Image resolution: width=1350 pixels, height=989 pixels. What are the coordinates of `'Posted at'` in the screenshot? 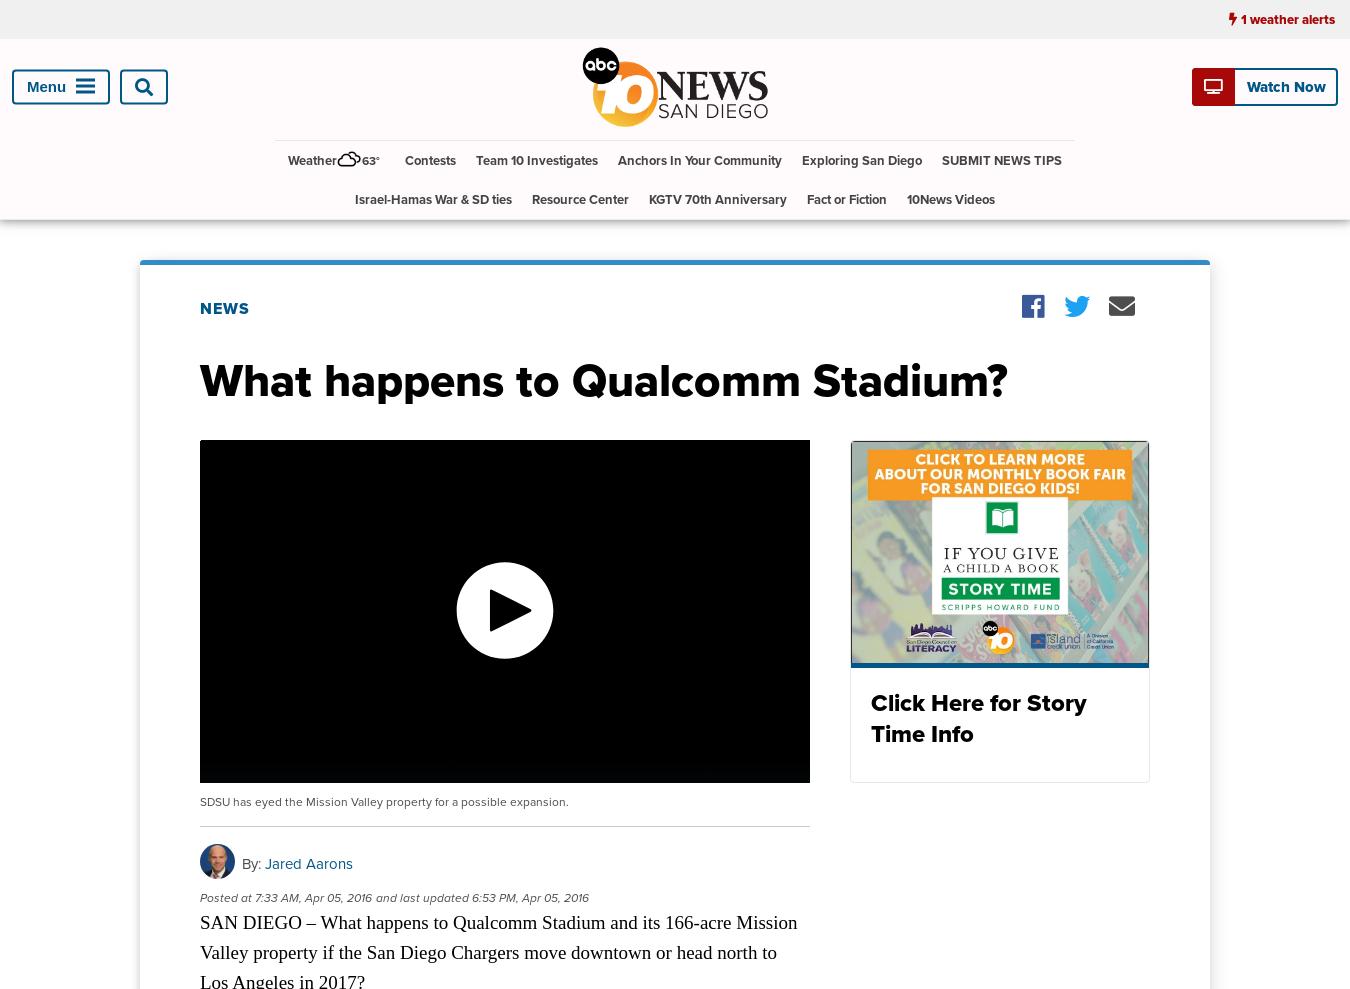 It's located at (225, 897).